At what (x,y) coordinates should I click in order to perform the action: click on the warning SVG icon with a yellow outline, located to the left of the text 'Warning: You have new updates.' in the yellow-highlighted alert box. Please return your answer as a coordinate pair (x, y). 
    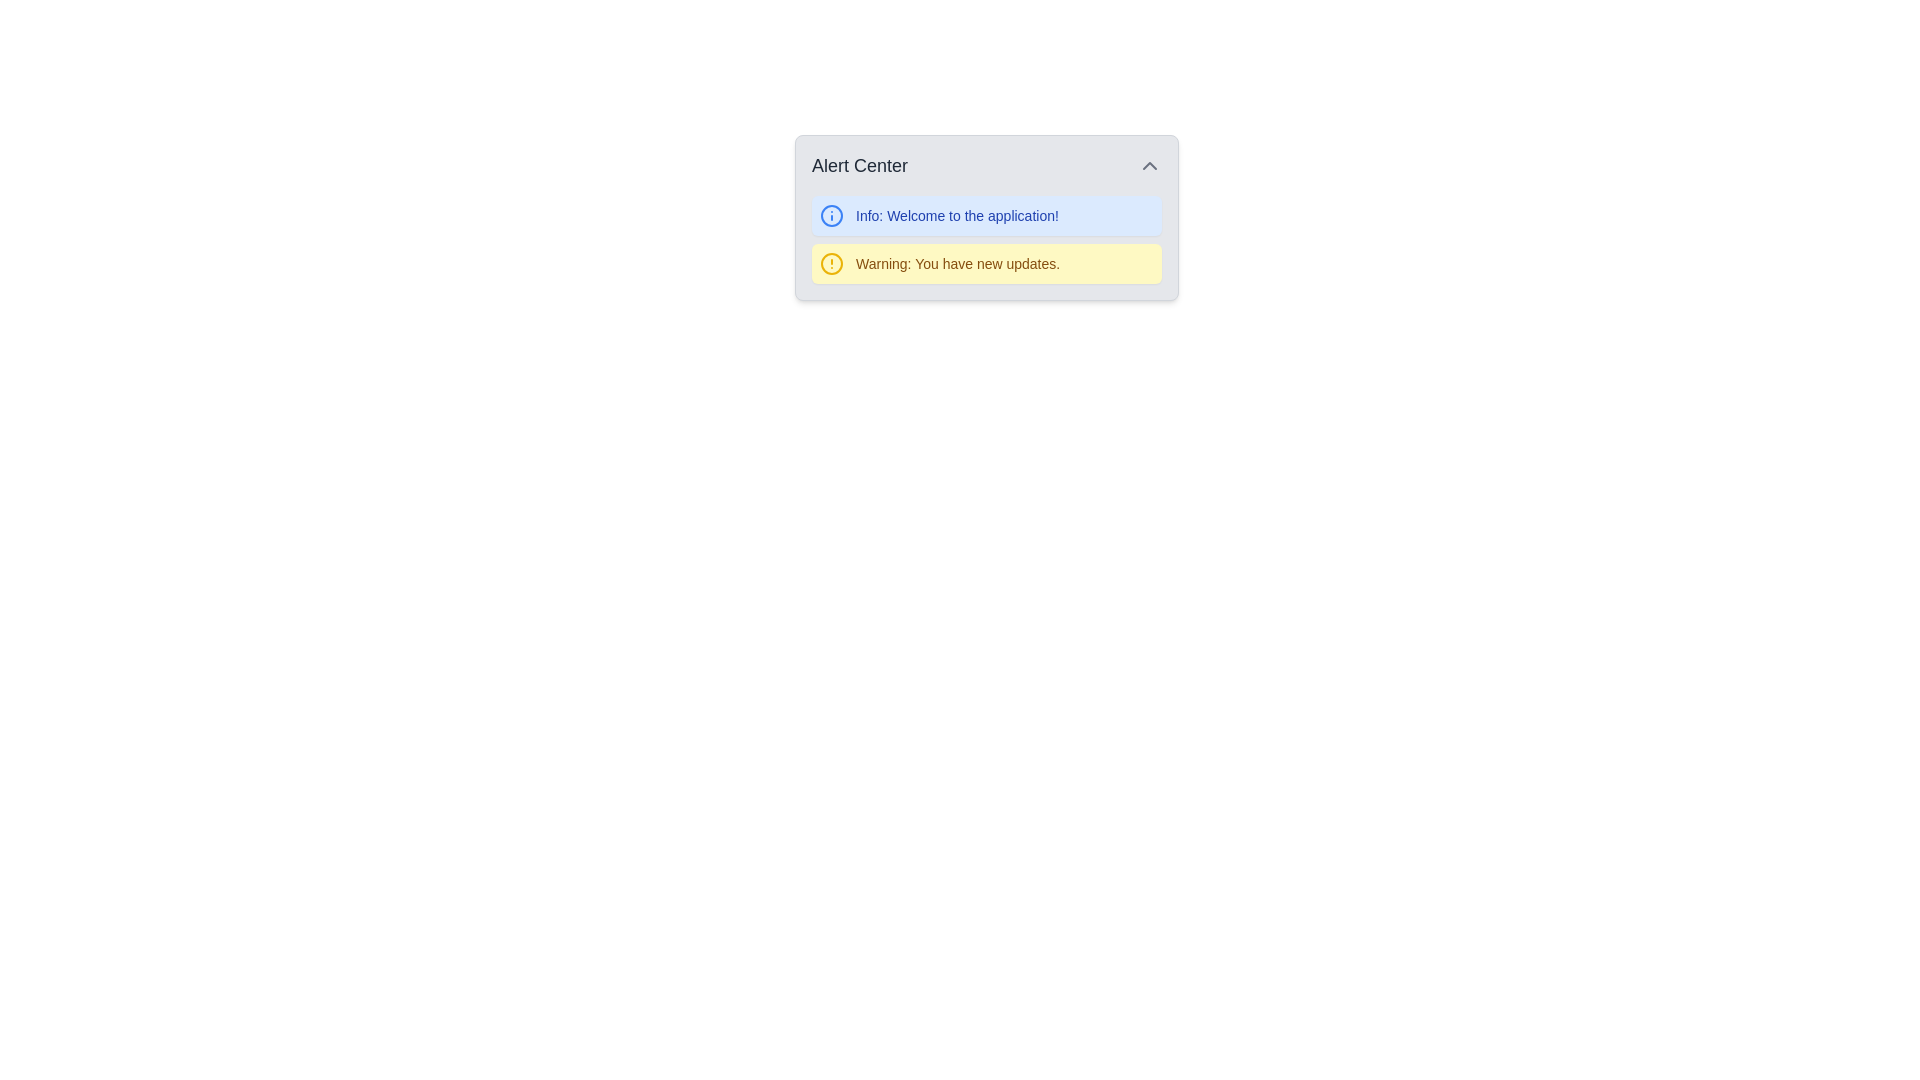
    Looking at the image, I should click on (831, 262).